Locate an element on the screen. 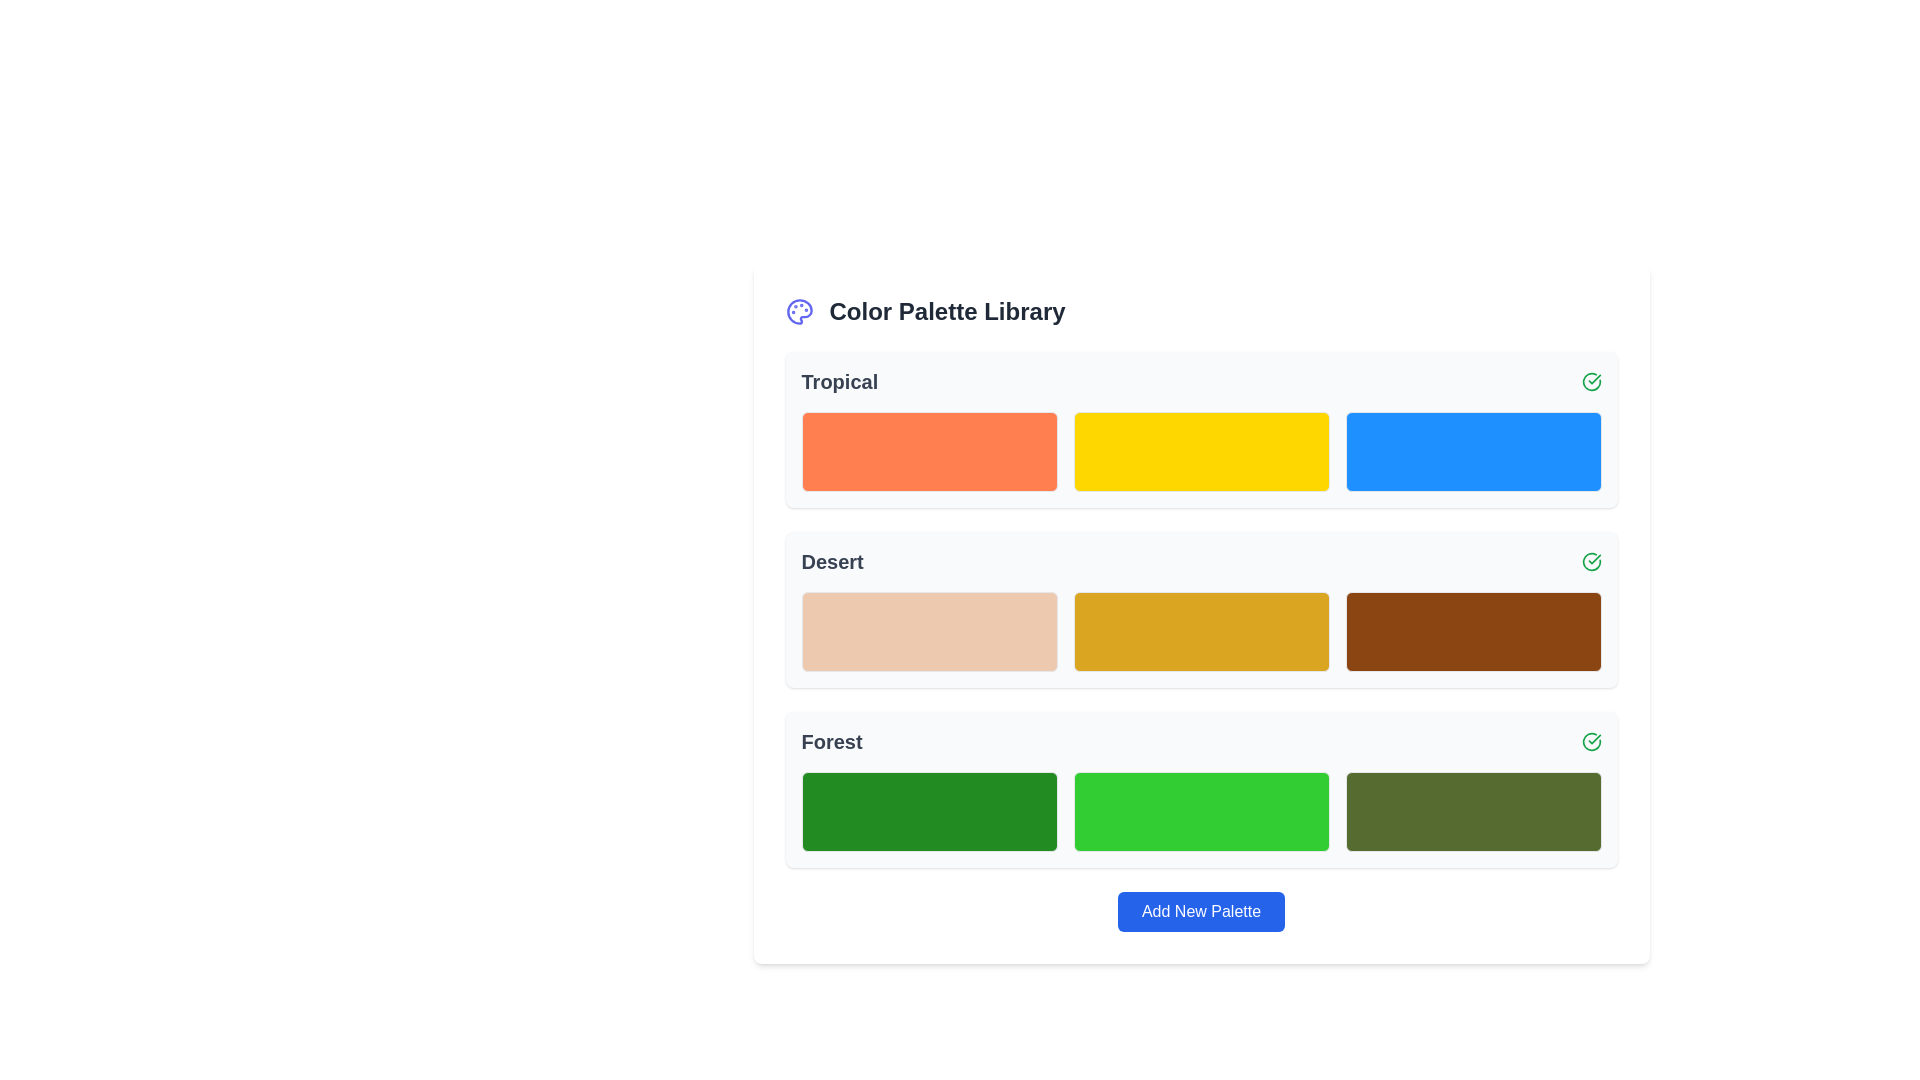 The width and height of the screenshot is (1920, 1080). the bright yellow color block with rounded corners located in the Tropical section of the Color Palette Library is located at coordinates (1200, 428).